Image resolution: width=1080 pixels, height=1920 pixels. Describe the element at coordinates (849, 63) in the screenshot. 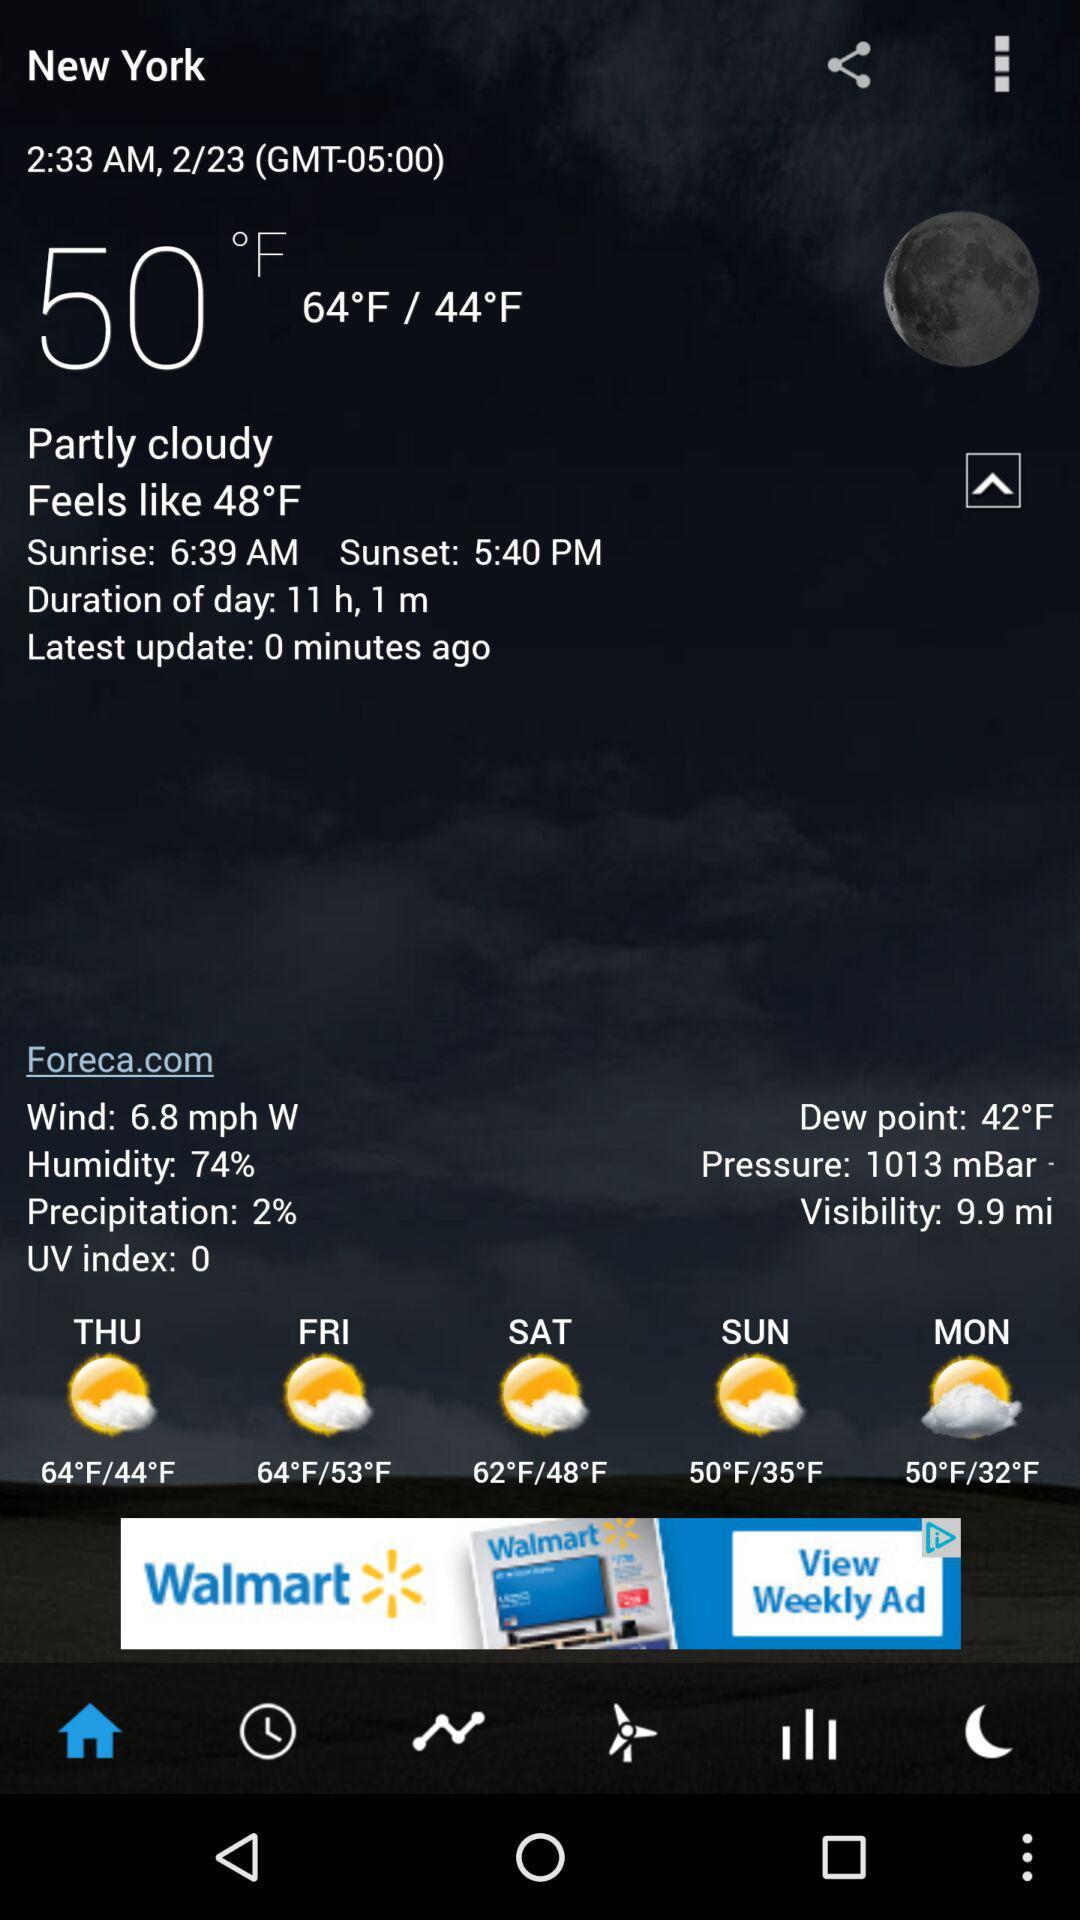

I see `share icon` at that location.